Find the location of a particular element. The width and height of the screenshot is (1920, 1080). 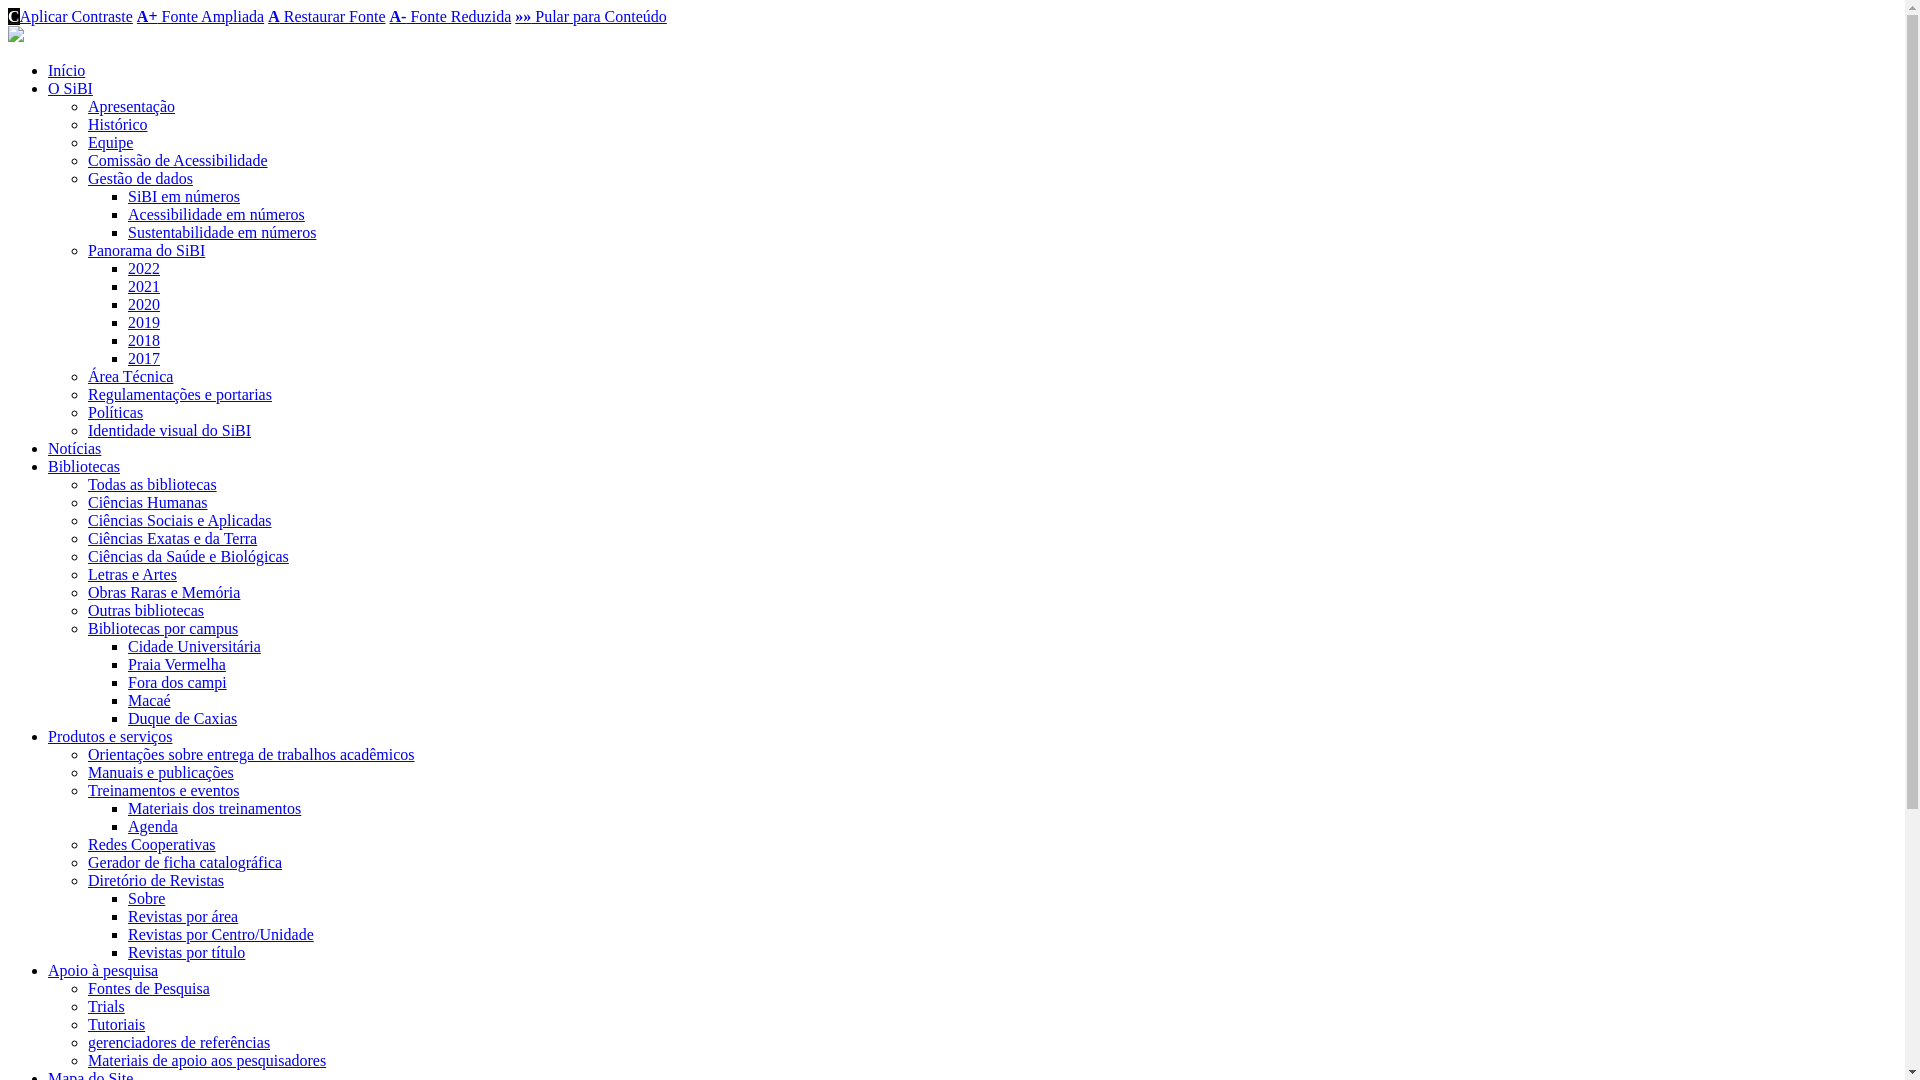

'A+ Fonte Ampliada' is located at coordinates (200, 16).